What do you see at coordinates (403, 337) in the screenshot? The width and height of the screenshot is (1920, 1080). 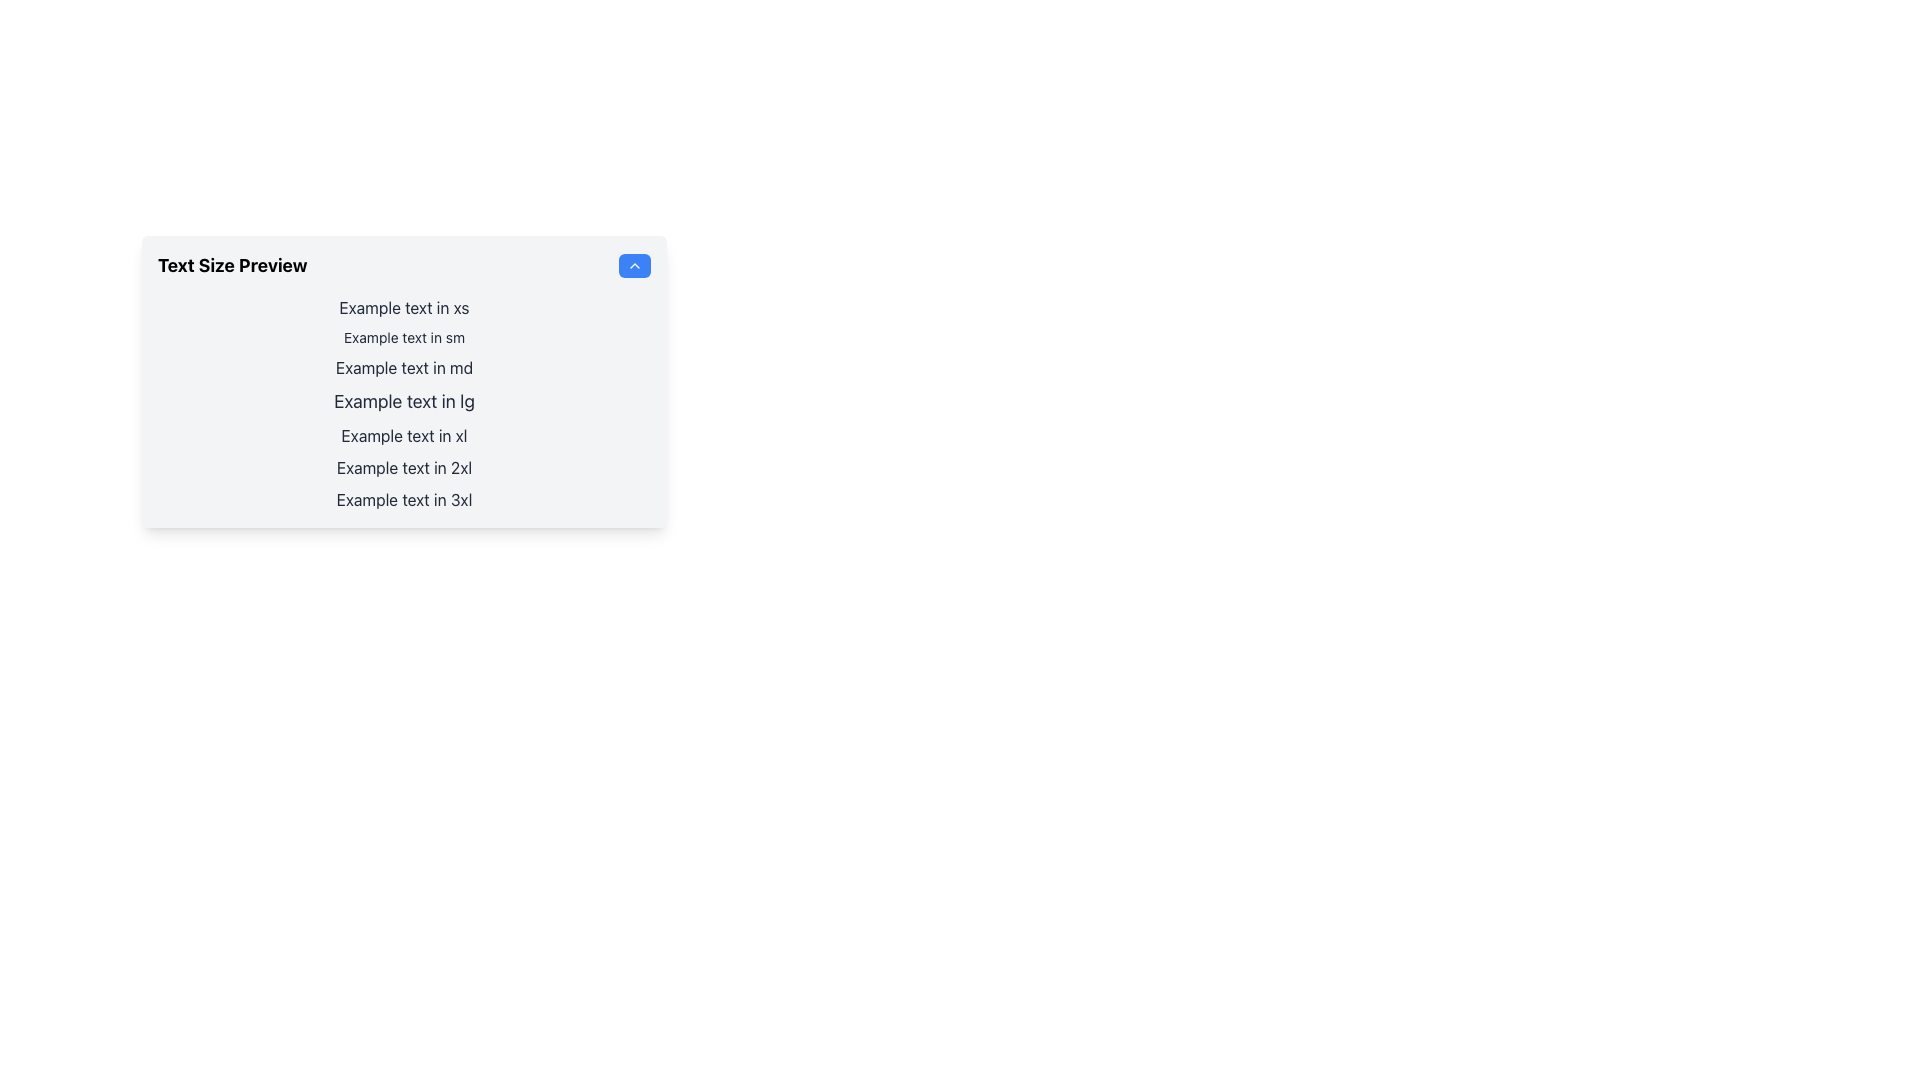 I see `the text label that demonstrates a small font size, positioned below 'Example text in xs' and above 'Example text in md'` at bounding box center [403, 337].